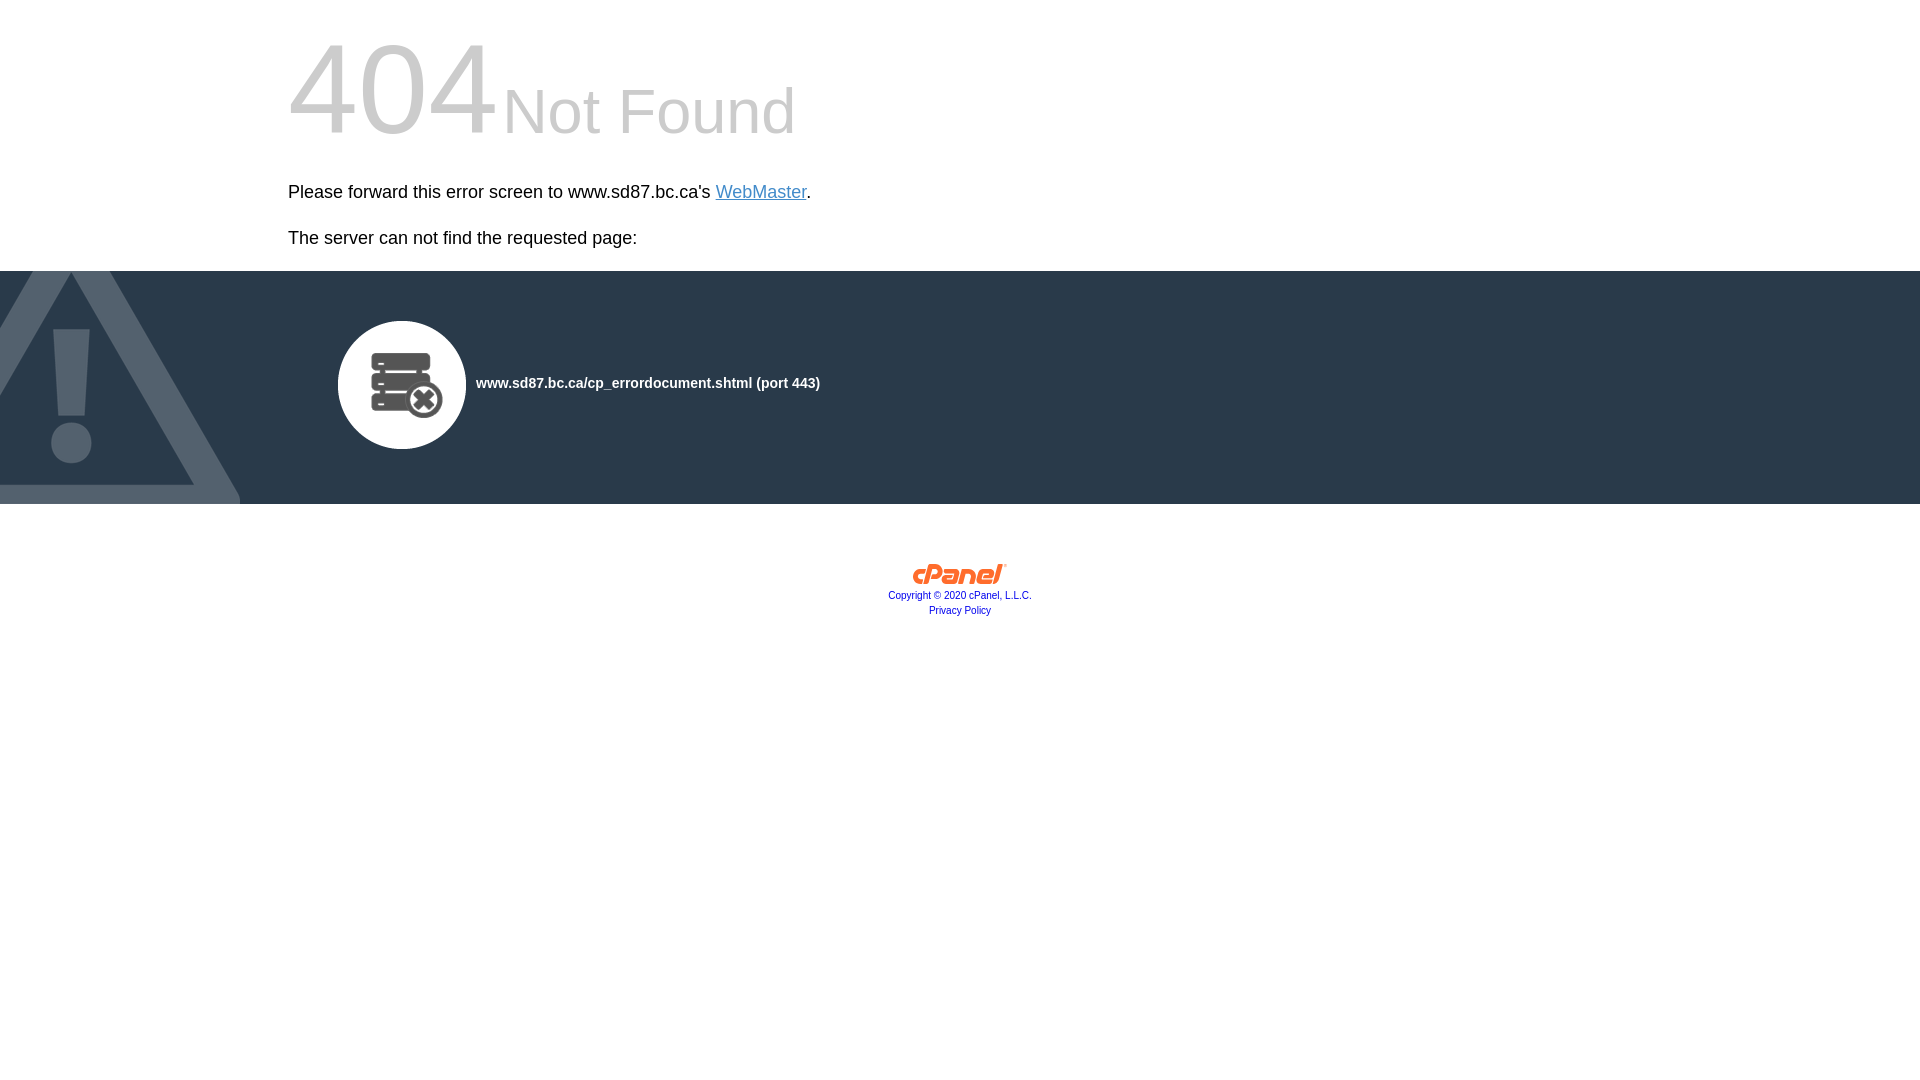 The height and width of the screenshot is (1080, 1920). Describe the element at coordinates (960, 609) in the screenshot. I see `'Privacy Policy'` at that location.